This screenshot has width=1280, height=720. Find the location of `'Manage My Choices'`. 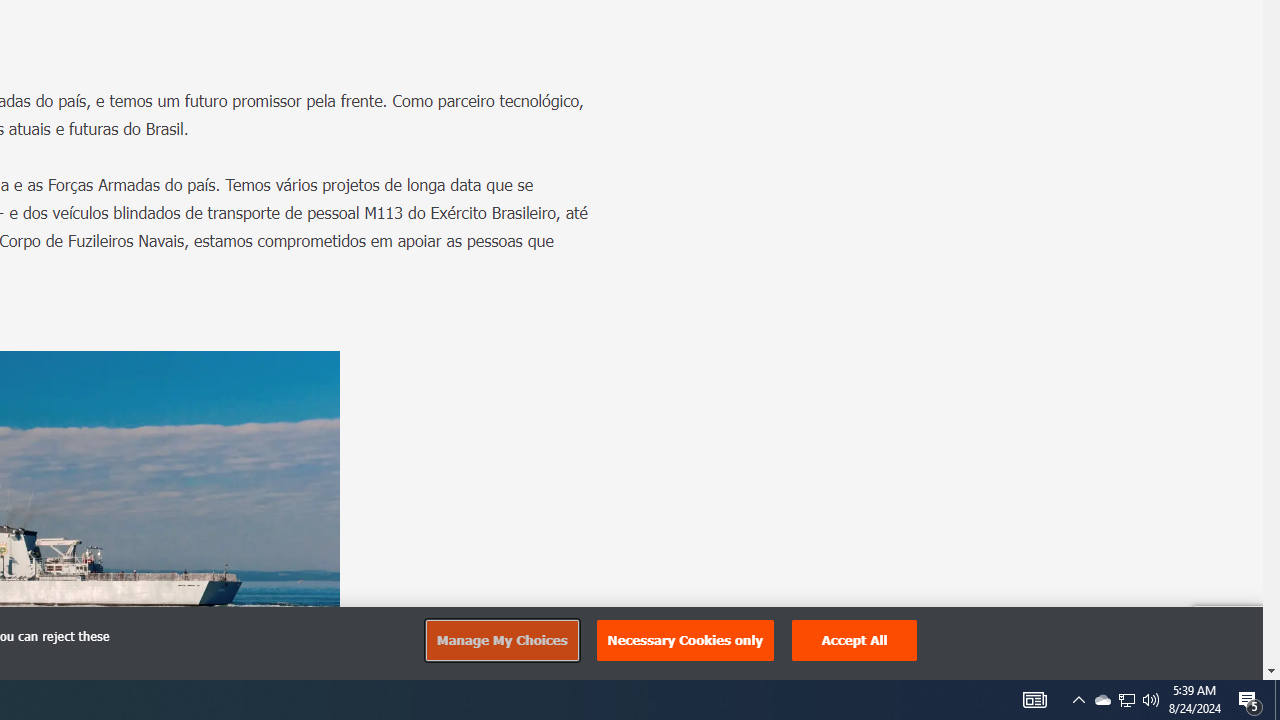

'Manage My Choices' is located at coordinates (501, 640).